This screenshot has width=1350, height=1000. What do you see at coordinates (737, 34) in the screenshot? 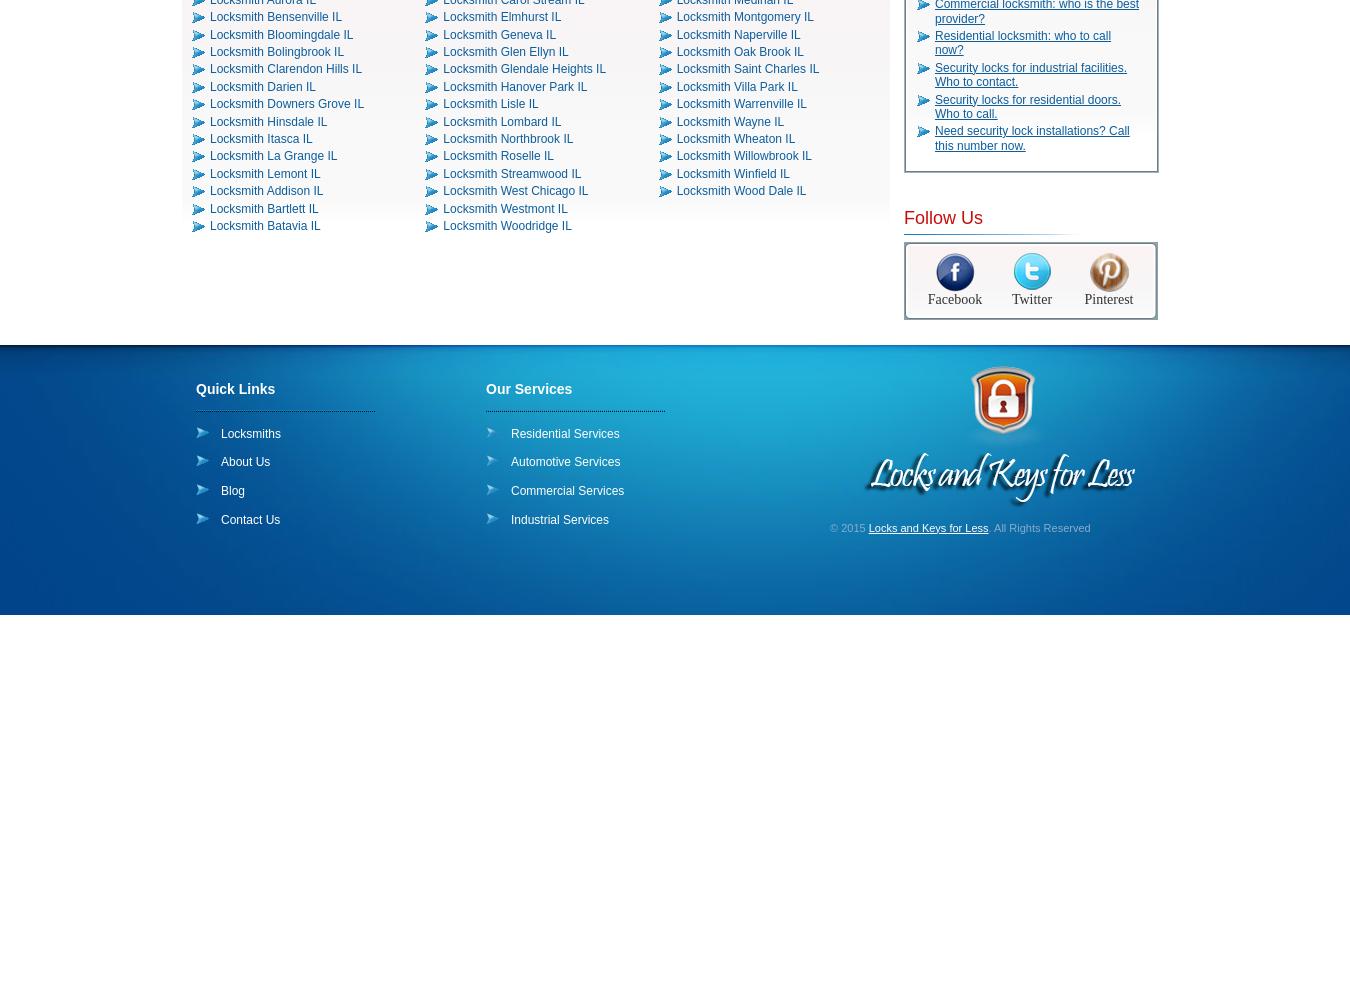
I see `'Locksmith Naperville IL'` at bounding box center [737, 34].